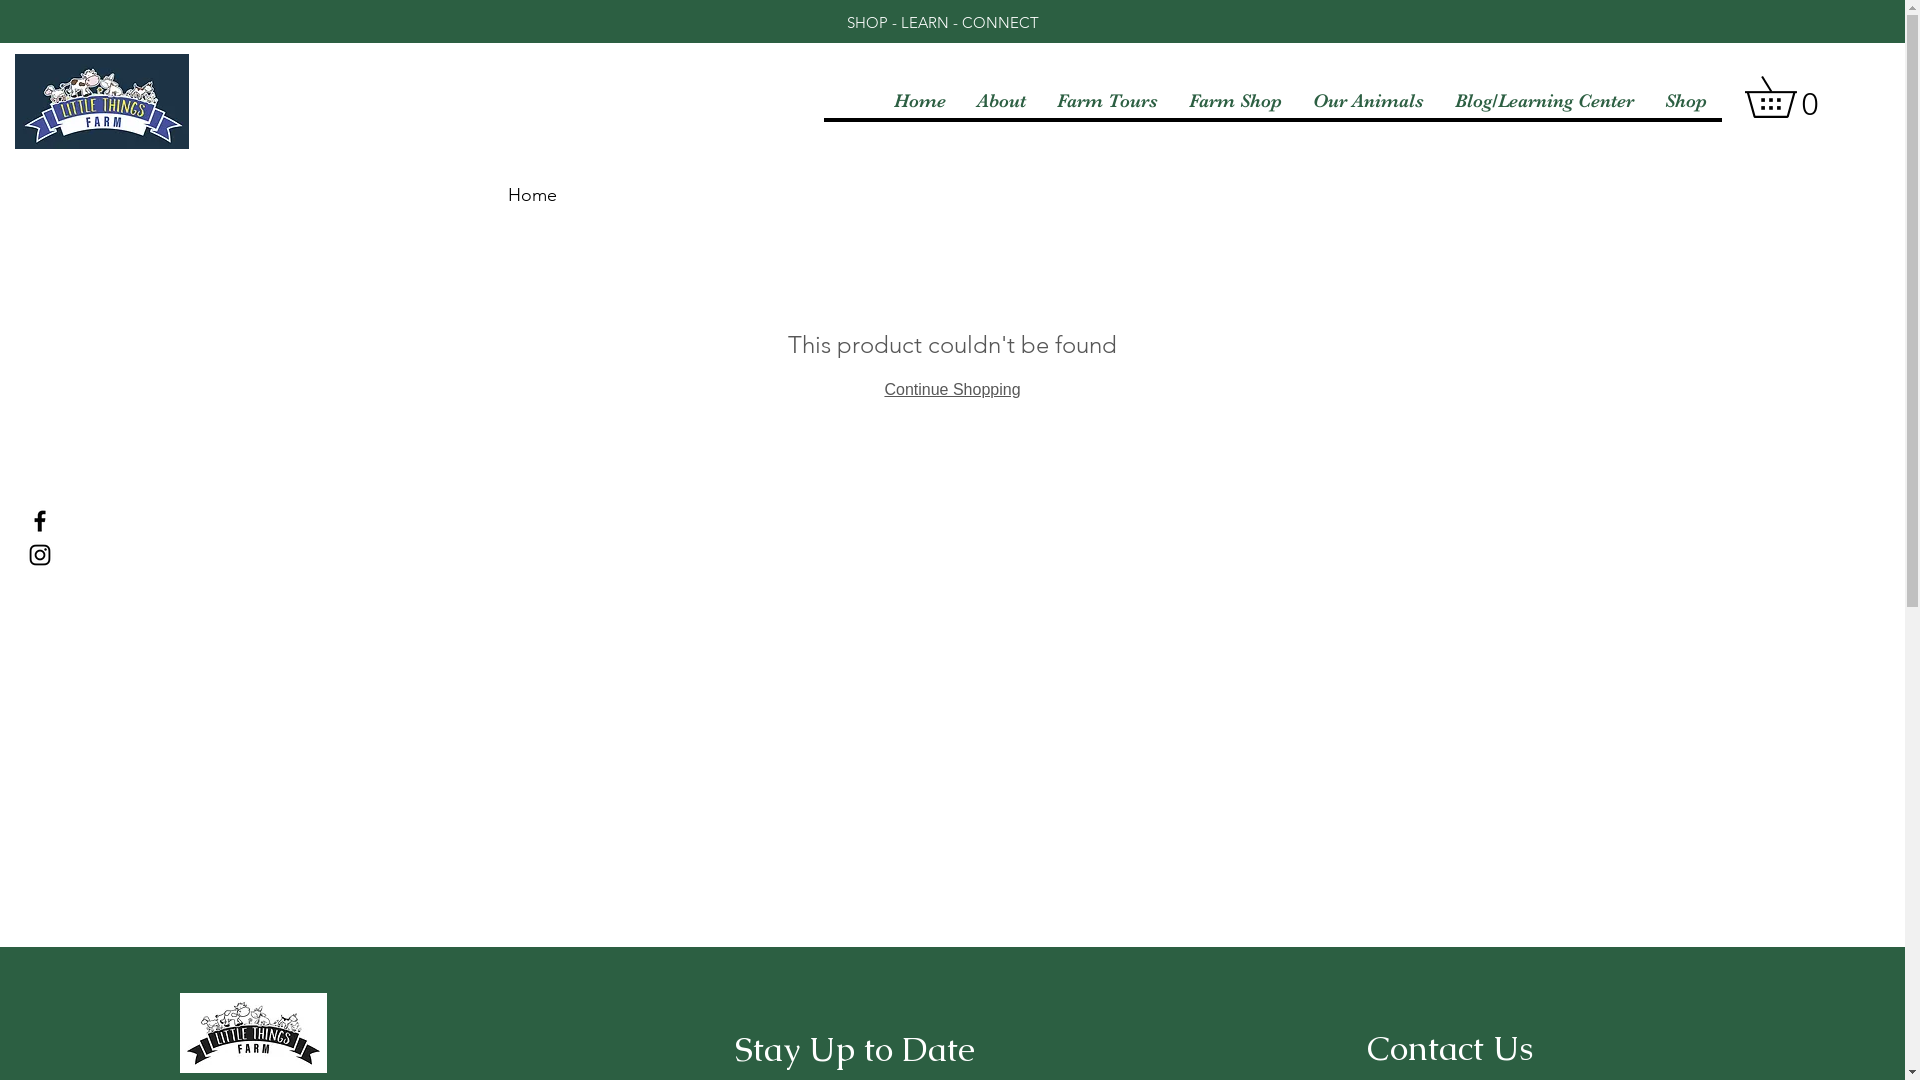 The width and height of the screenshot is (1920, 1080). Describe the element at coordinates (950, 389) in the screenshot. I see `'Continue Shopping'` at that location.